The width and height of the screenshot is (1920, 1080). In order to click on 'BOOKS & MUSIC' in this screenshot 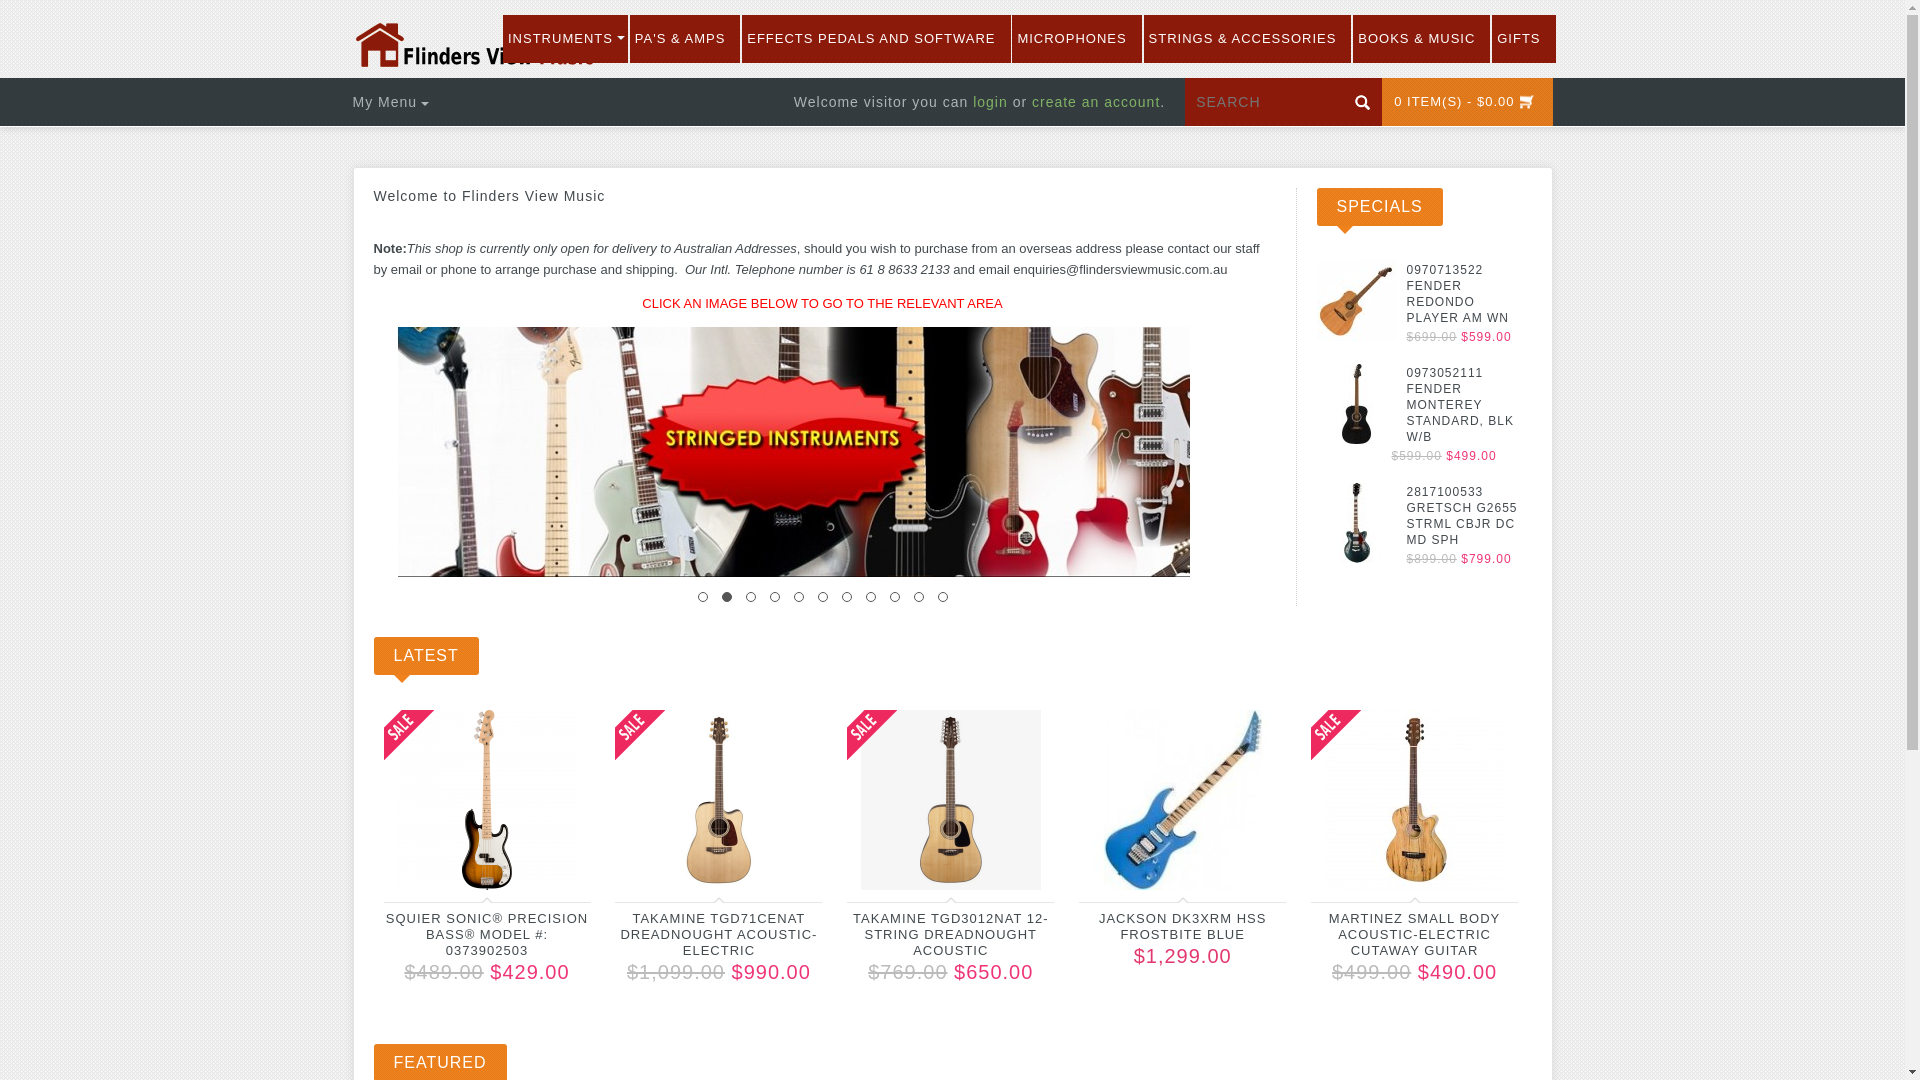, I will do `click(1420, 38)`.